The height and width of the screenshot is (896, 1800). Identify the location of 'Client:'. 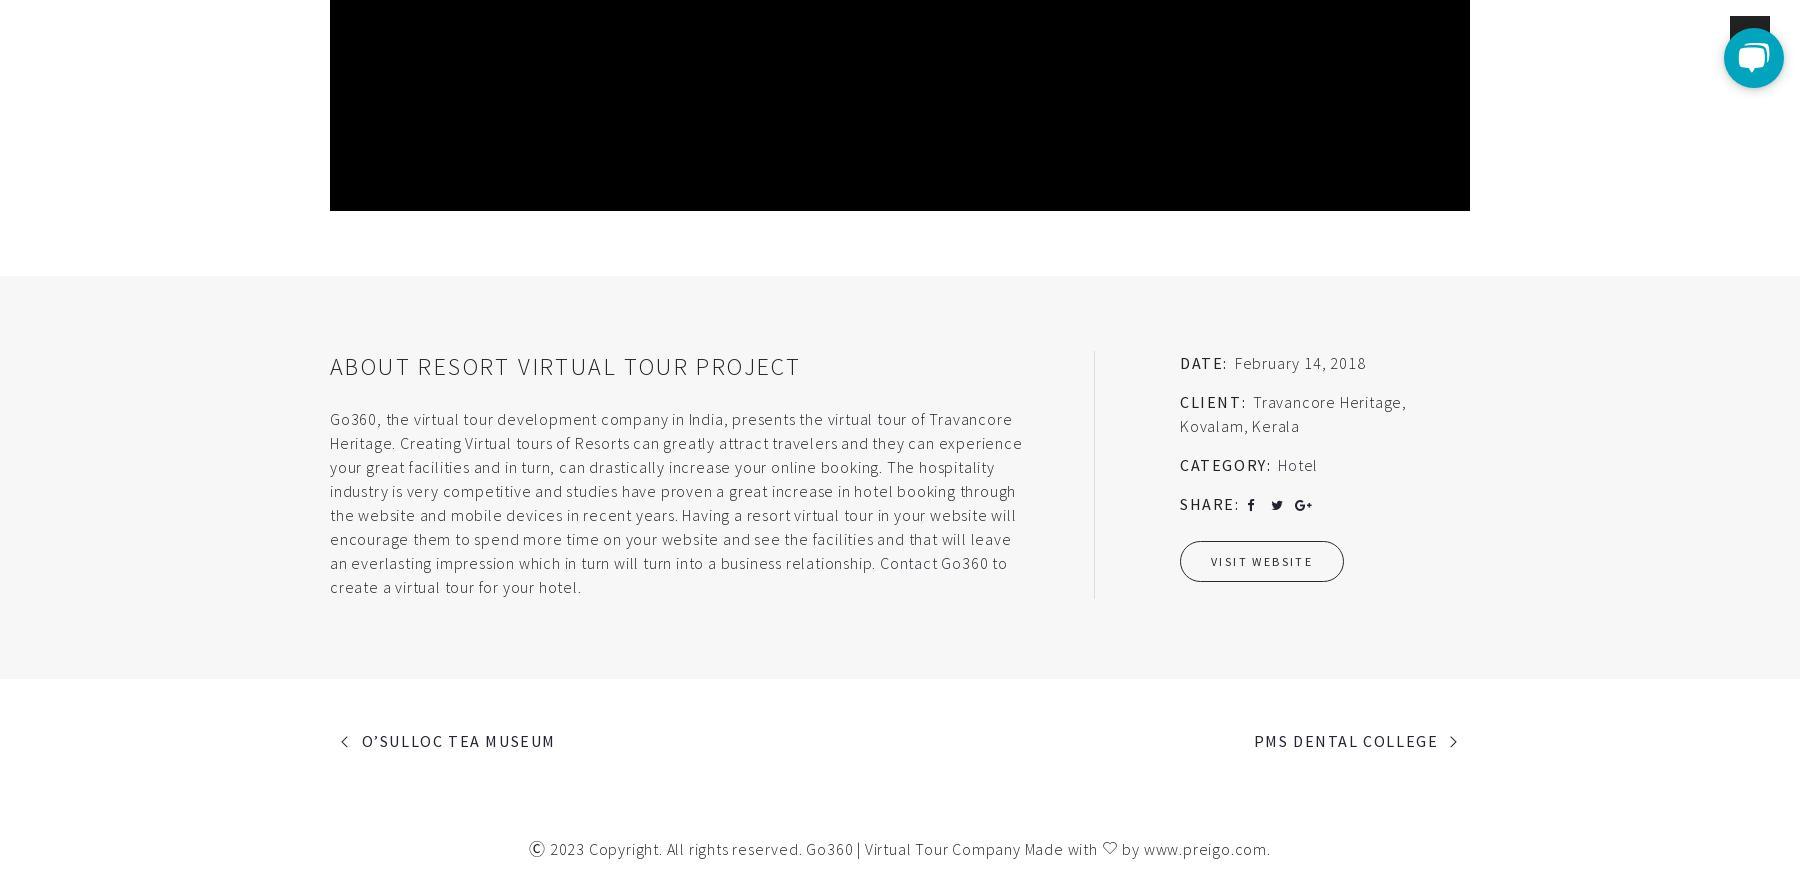
(1212, 400).